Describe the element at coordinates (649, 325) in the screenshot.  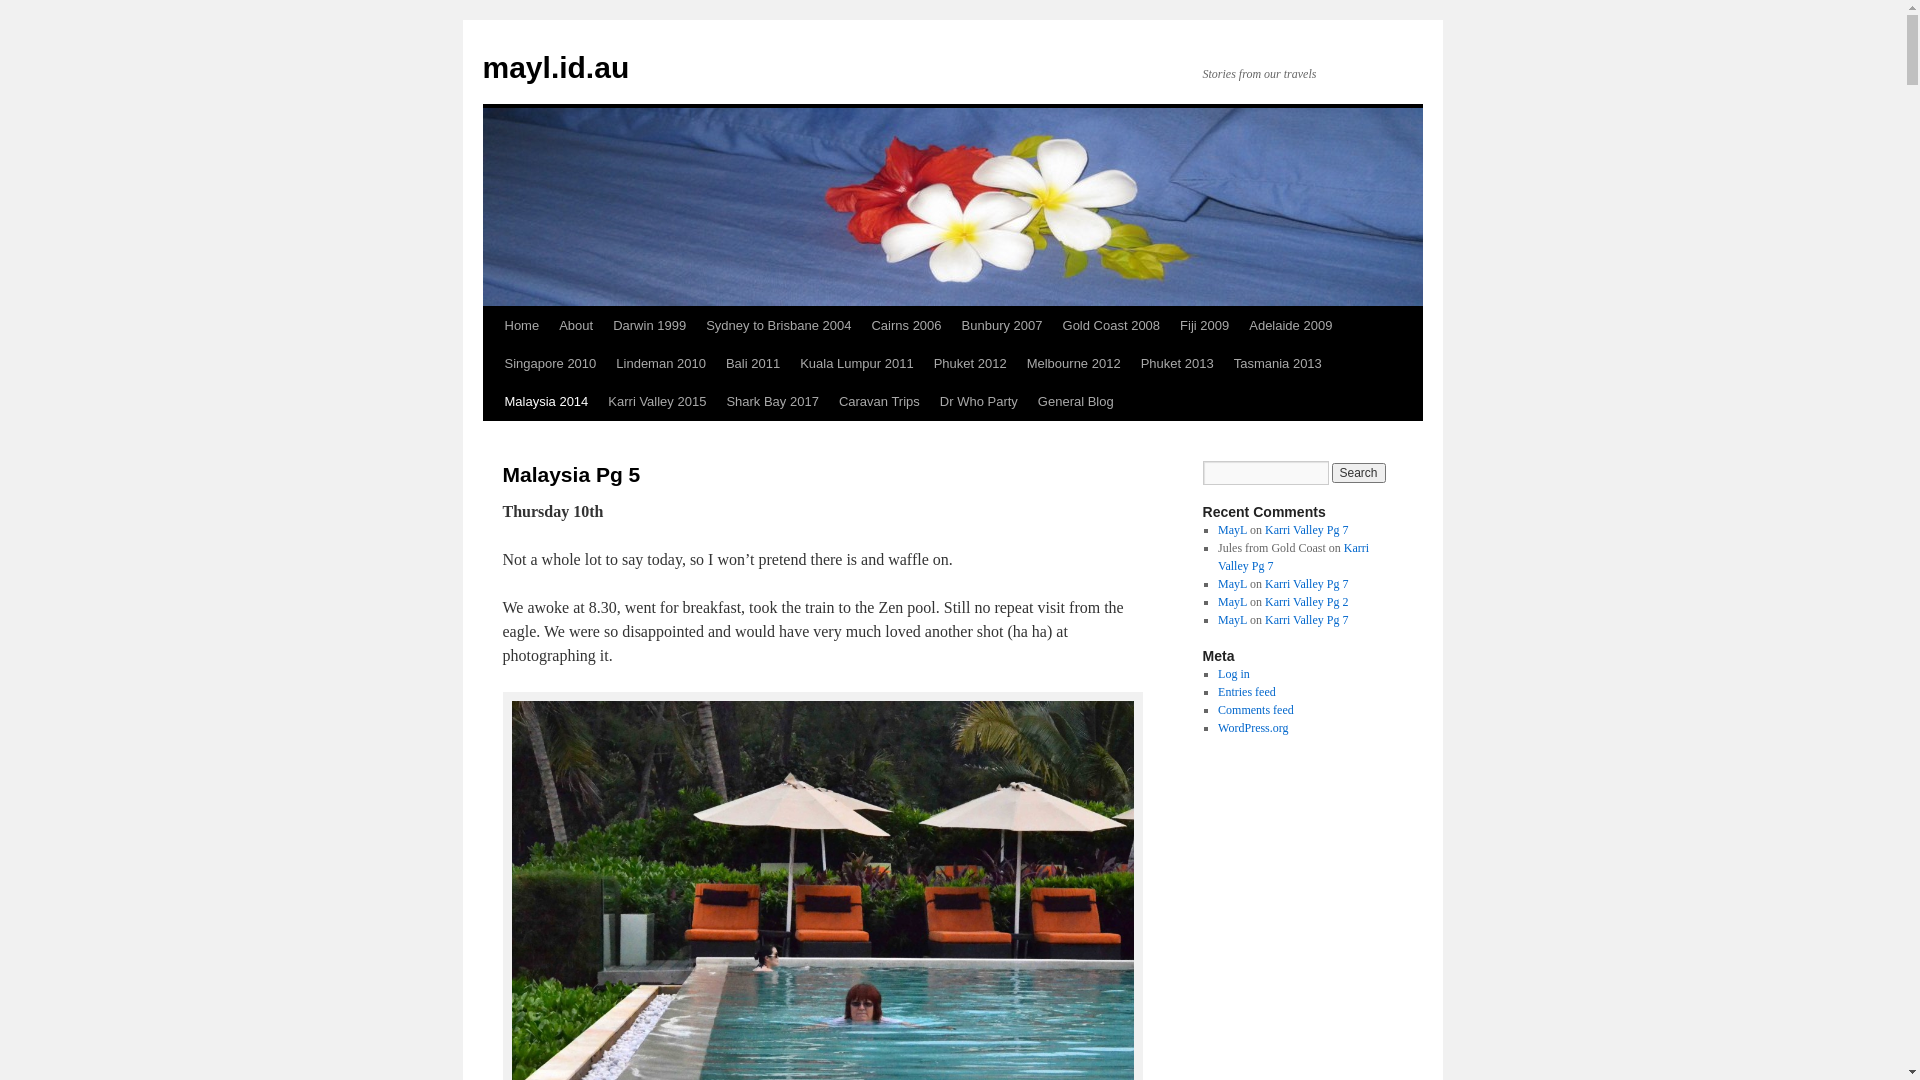
I see `'Darwin 1999'` at that location.